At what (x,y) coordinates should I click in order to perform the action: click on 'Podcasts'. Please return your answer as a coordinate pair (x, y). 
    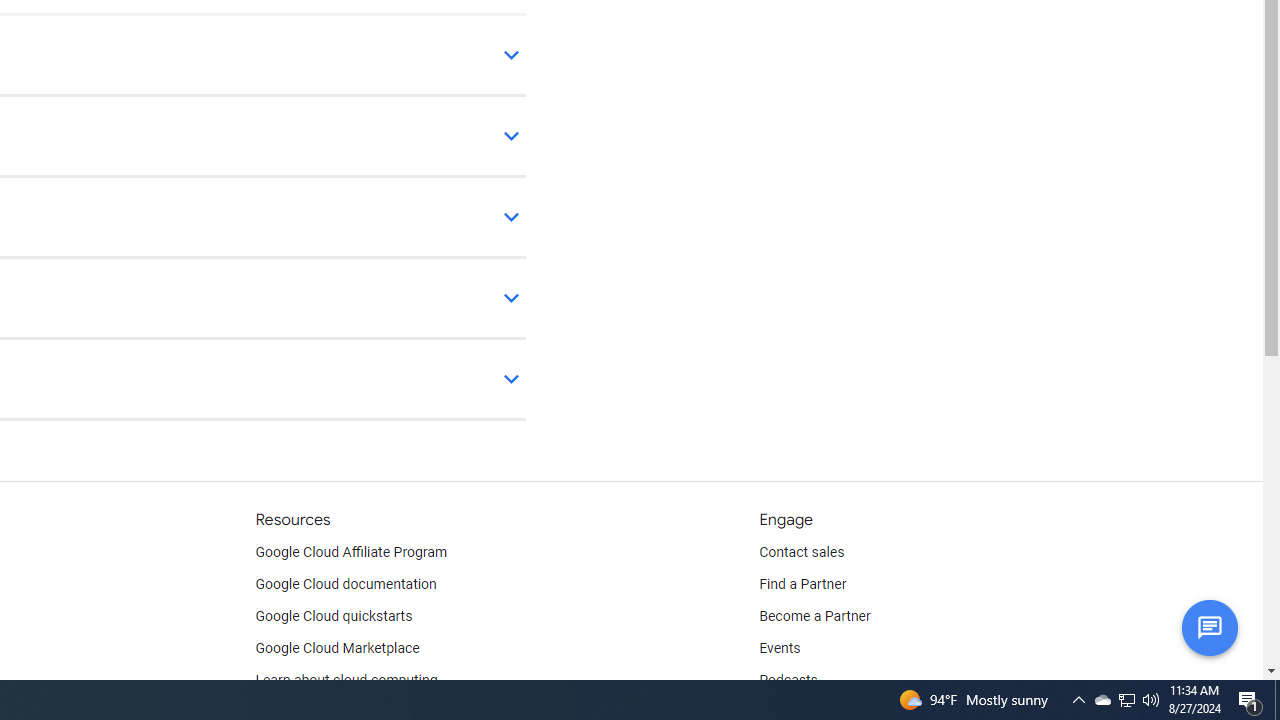
    Looking at the image, I should click on (787, 680).